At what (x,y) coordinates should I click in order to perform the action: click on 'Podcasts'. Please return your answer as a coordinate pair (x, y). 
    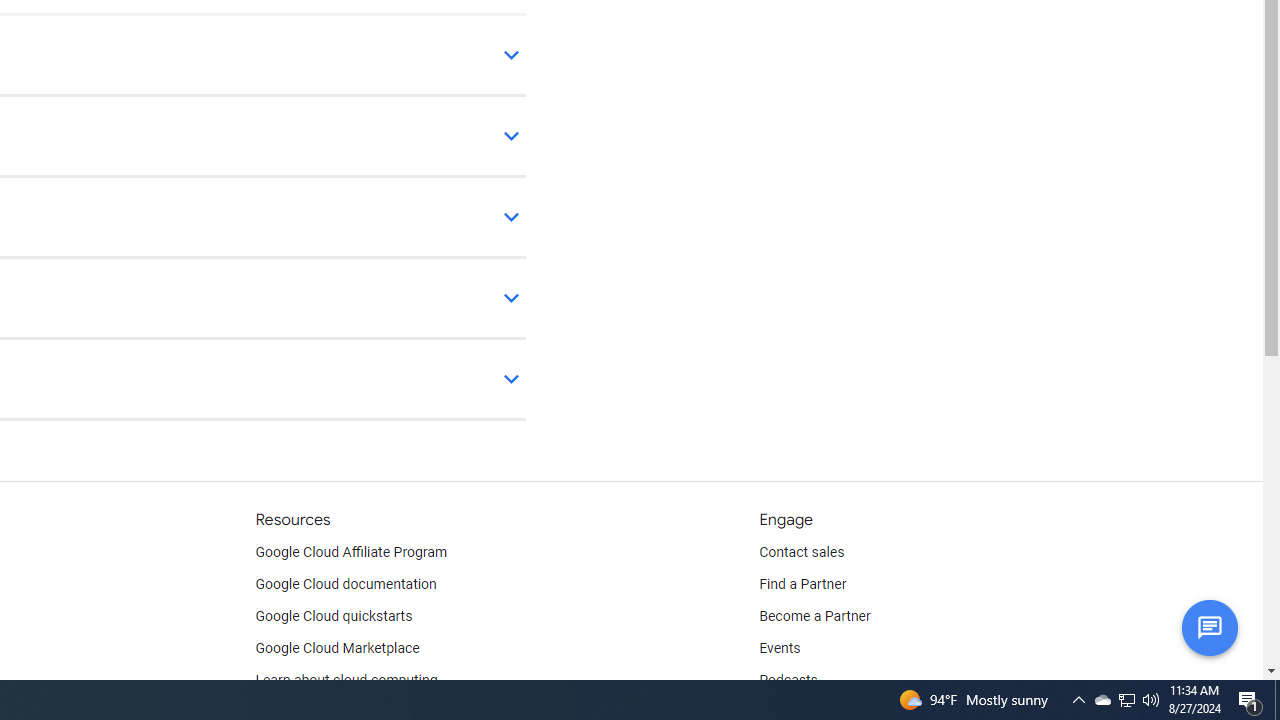
    Looking at the image, I should click on (787, 680).